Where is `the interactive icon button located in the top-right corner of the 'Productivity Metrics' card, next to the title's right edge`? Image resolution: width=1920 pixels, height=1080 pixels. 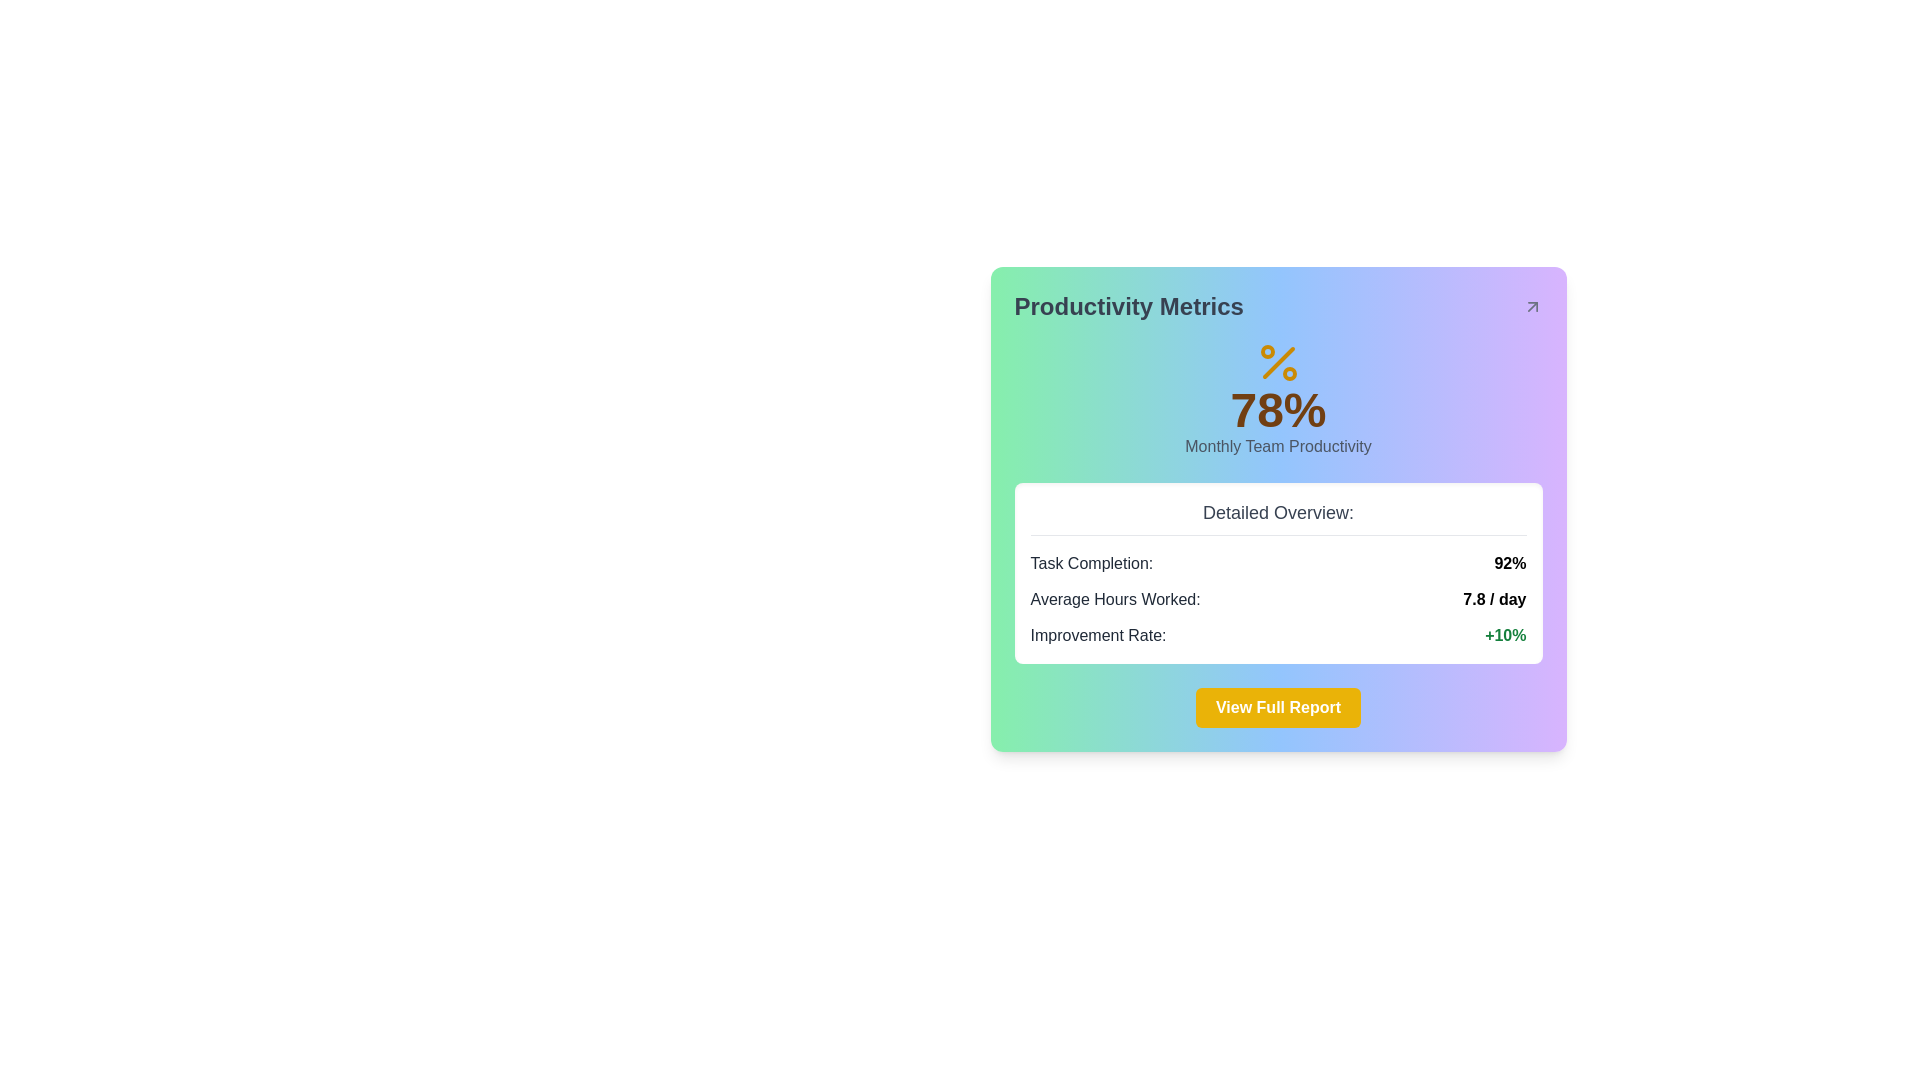
the interactive icon button located in the top-right corner of the 'Productivity Metrics' card, next to the title's right edge is located at coordinates (1531, 307).